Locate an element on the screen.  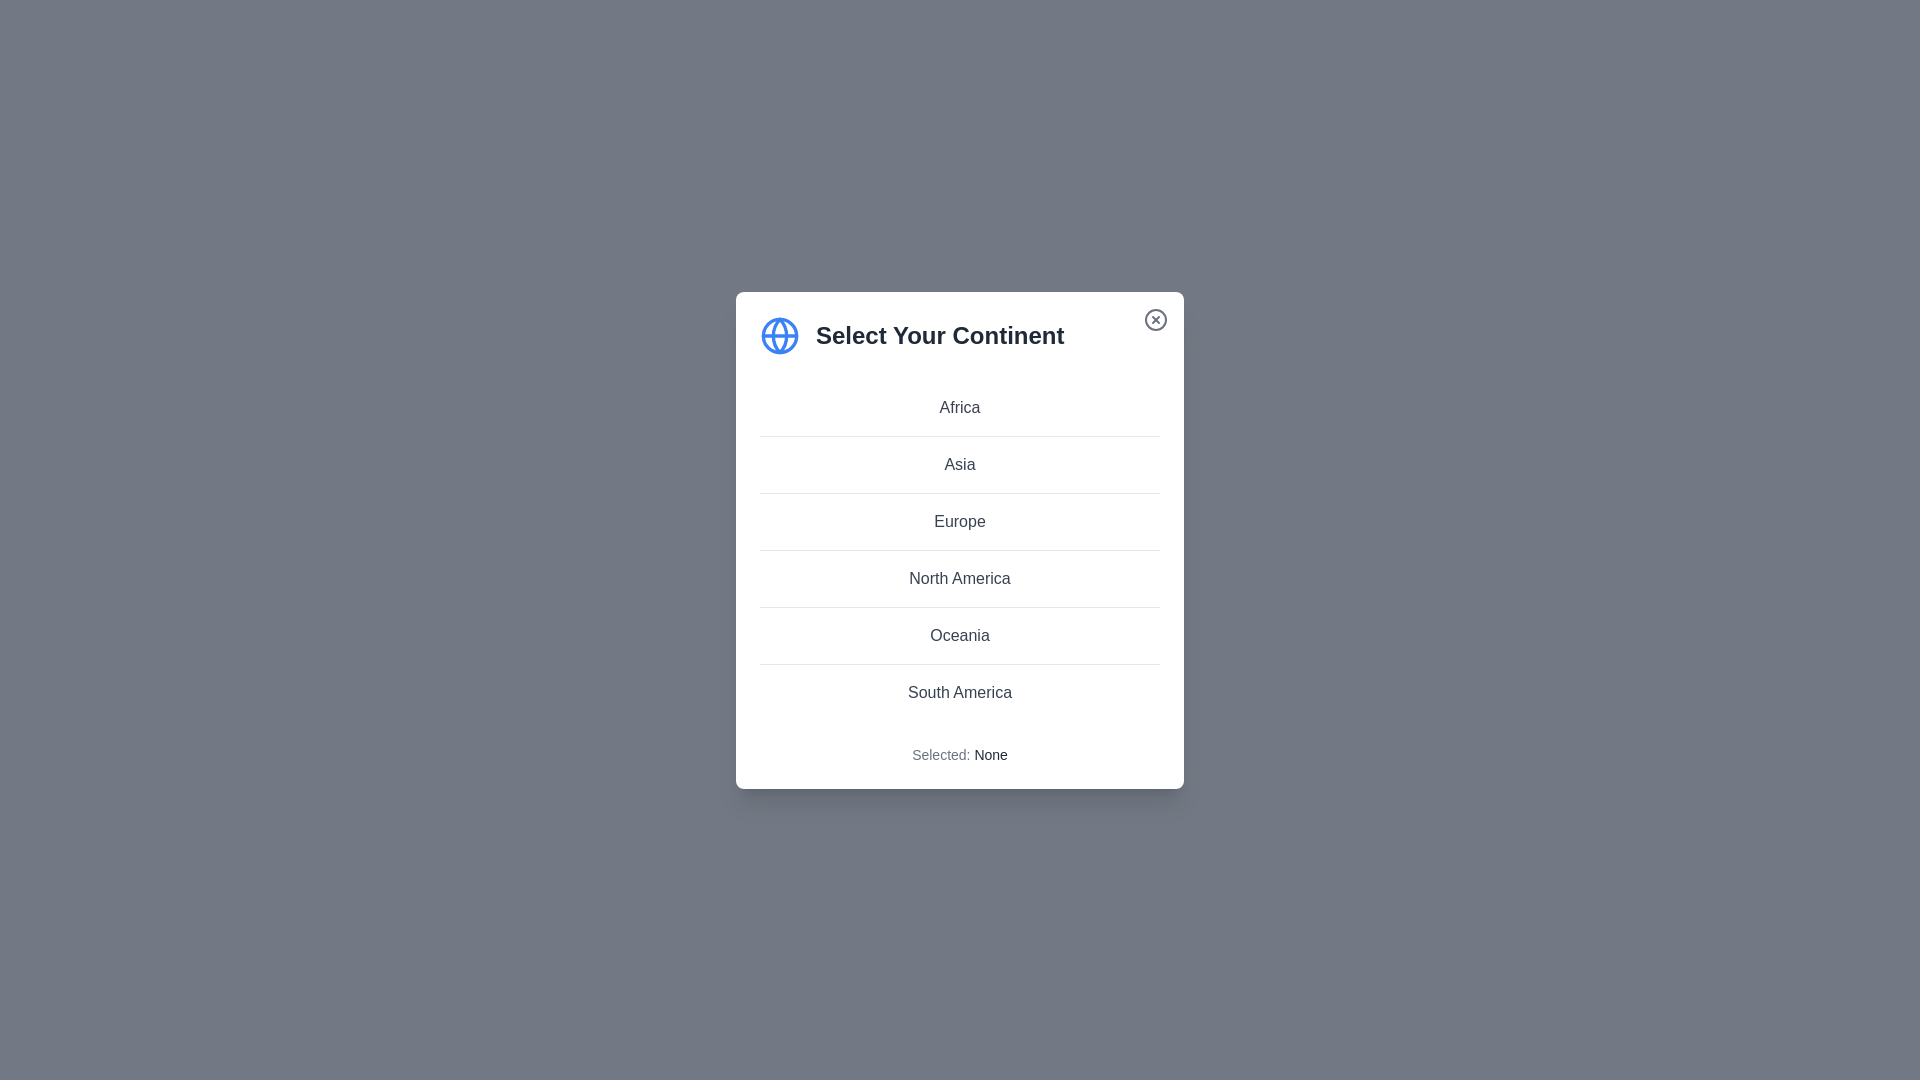
close button to close the dialog is located at coordinates (1156, 318).